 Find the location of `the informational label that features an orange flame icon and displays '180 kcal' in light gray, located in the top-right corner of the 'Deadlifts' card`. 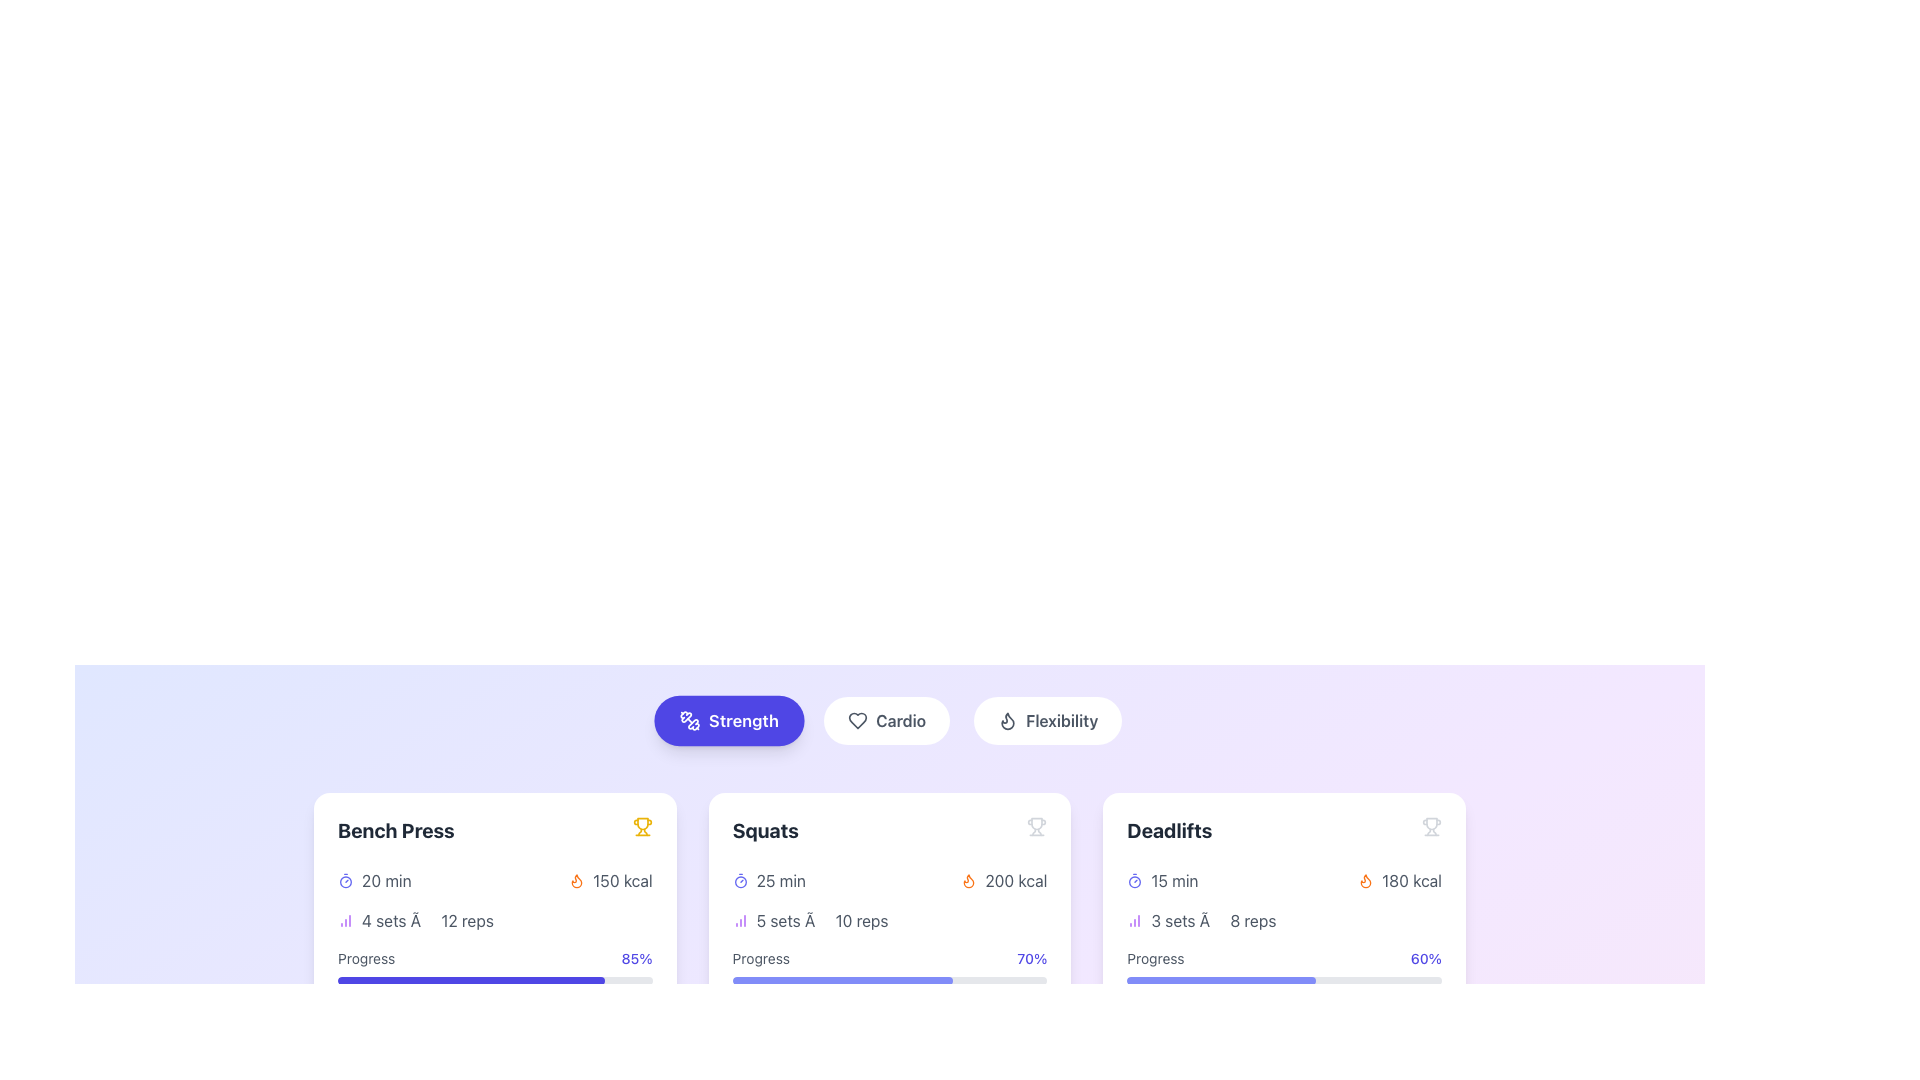

the informational label that features an orange flame icon and displays '180 kcal' in light gray, located in the top-right corner of the 'Deadlifts' card is located at coordinates (1399, 879).